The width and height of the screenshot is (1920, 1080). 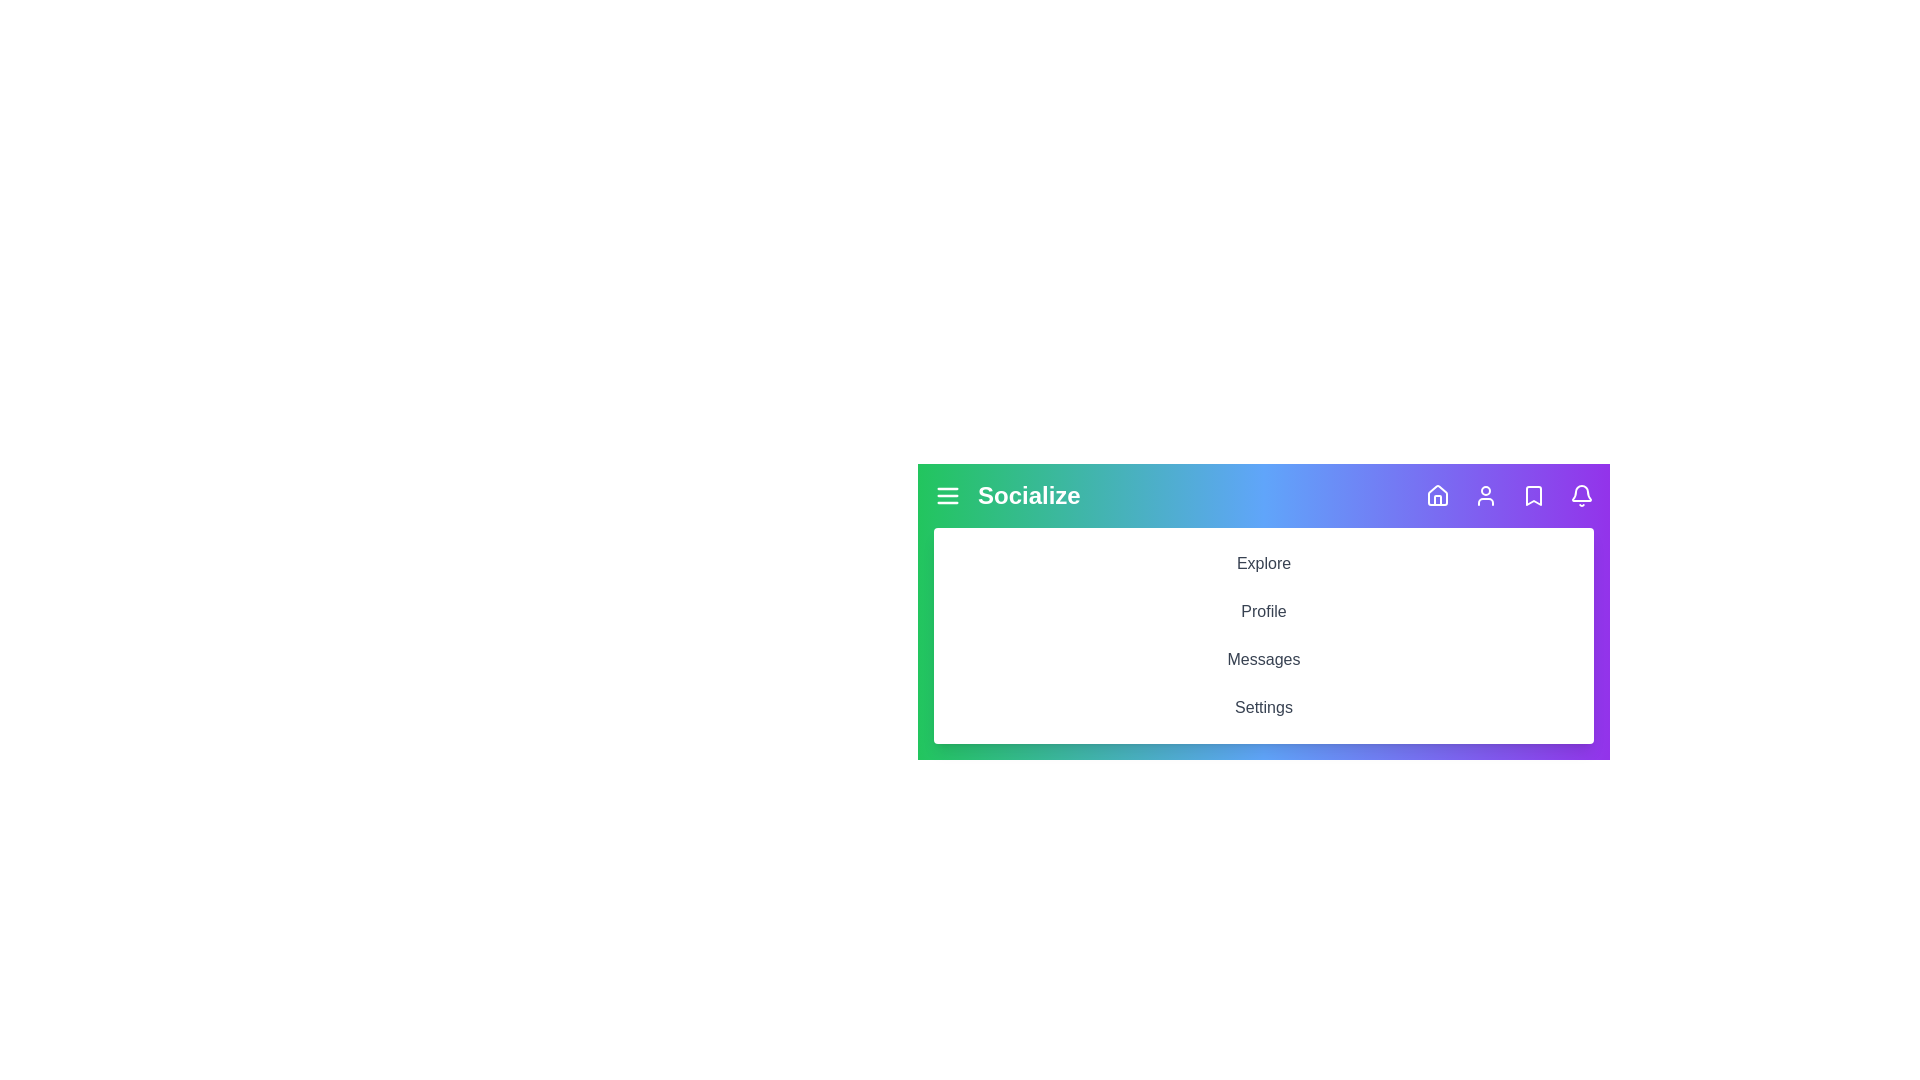 I want to click on the menu item Profile, so click(x=1262, y=611).